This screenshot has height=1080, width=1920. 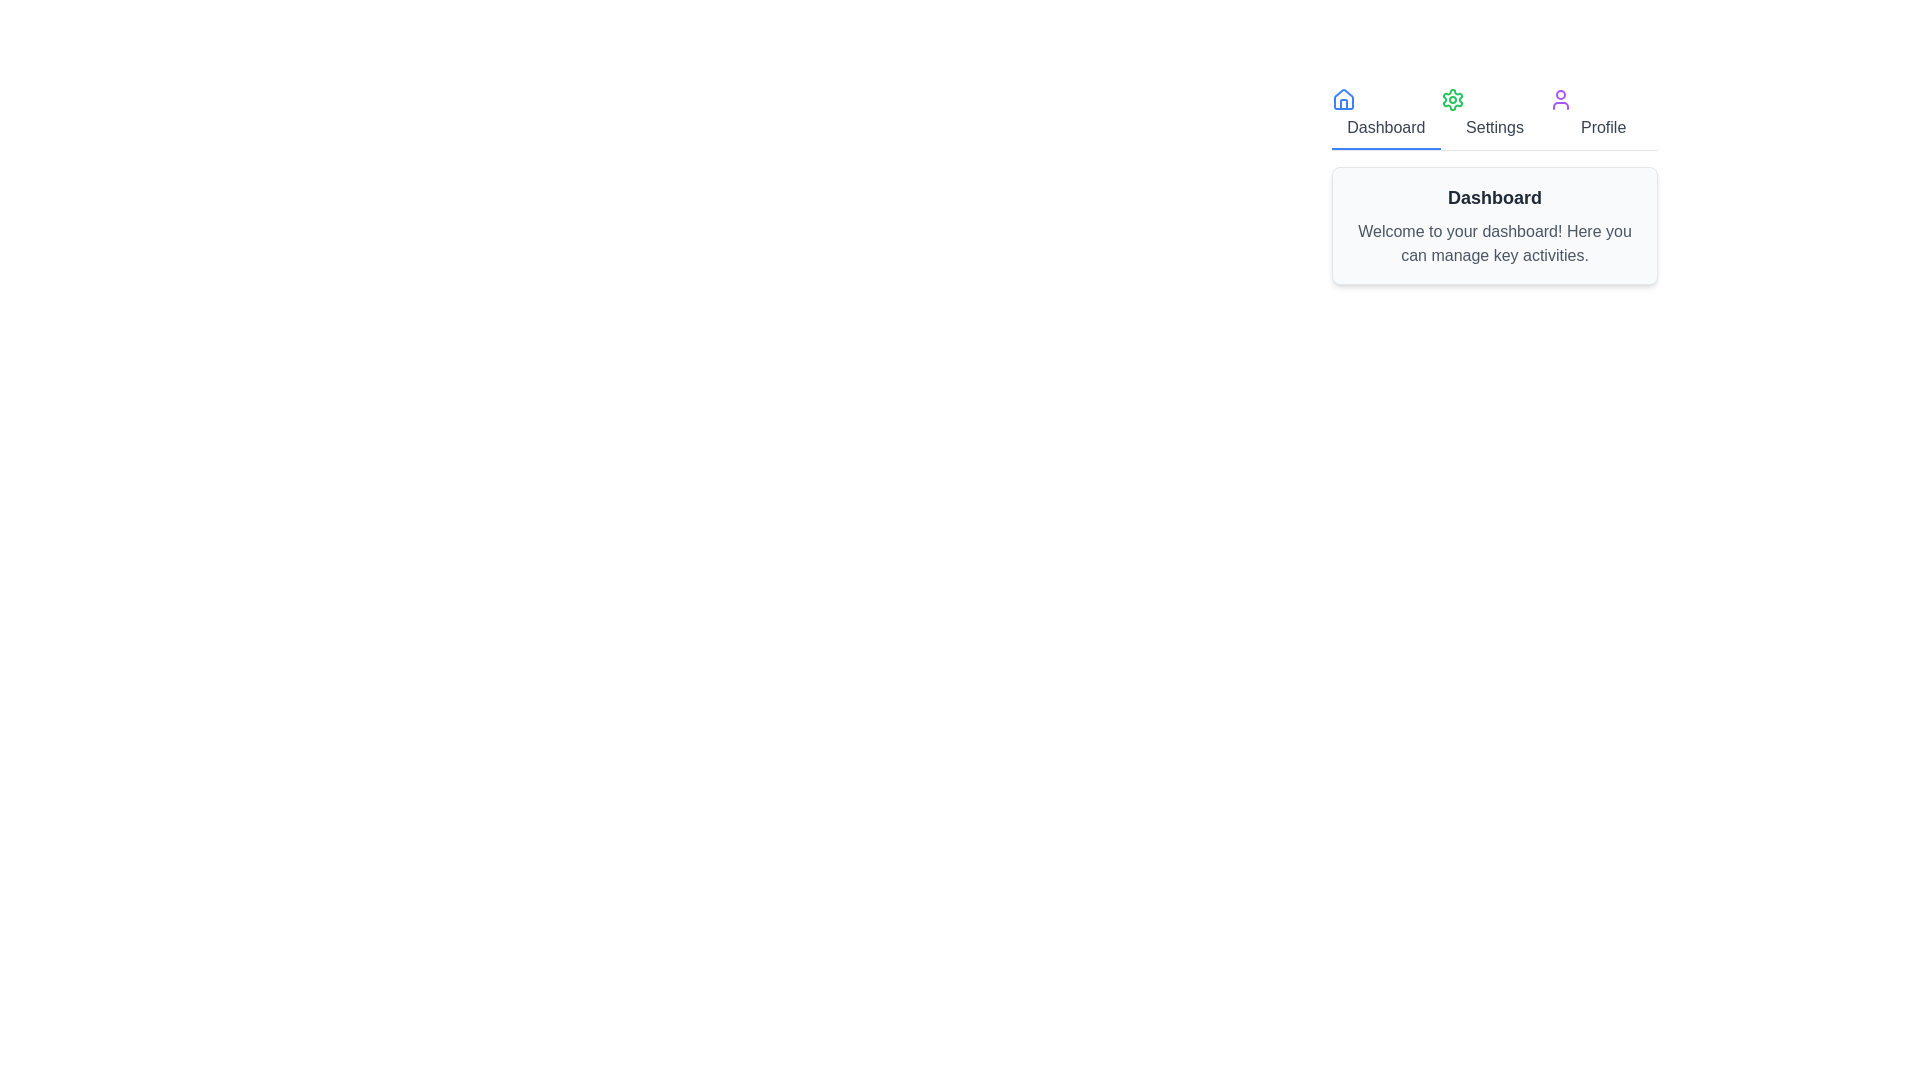 What do you see at coordinates (1494, 115) in the screenshot?
I see `the tab labeled Settings` at bounding box center [1494, 115].